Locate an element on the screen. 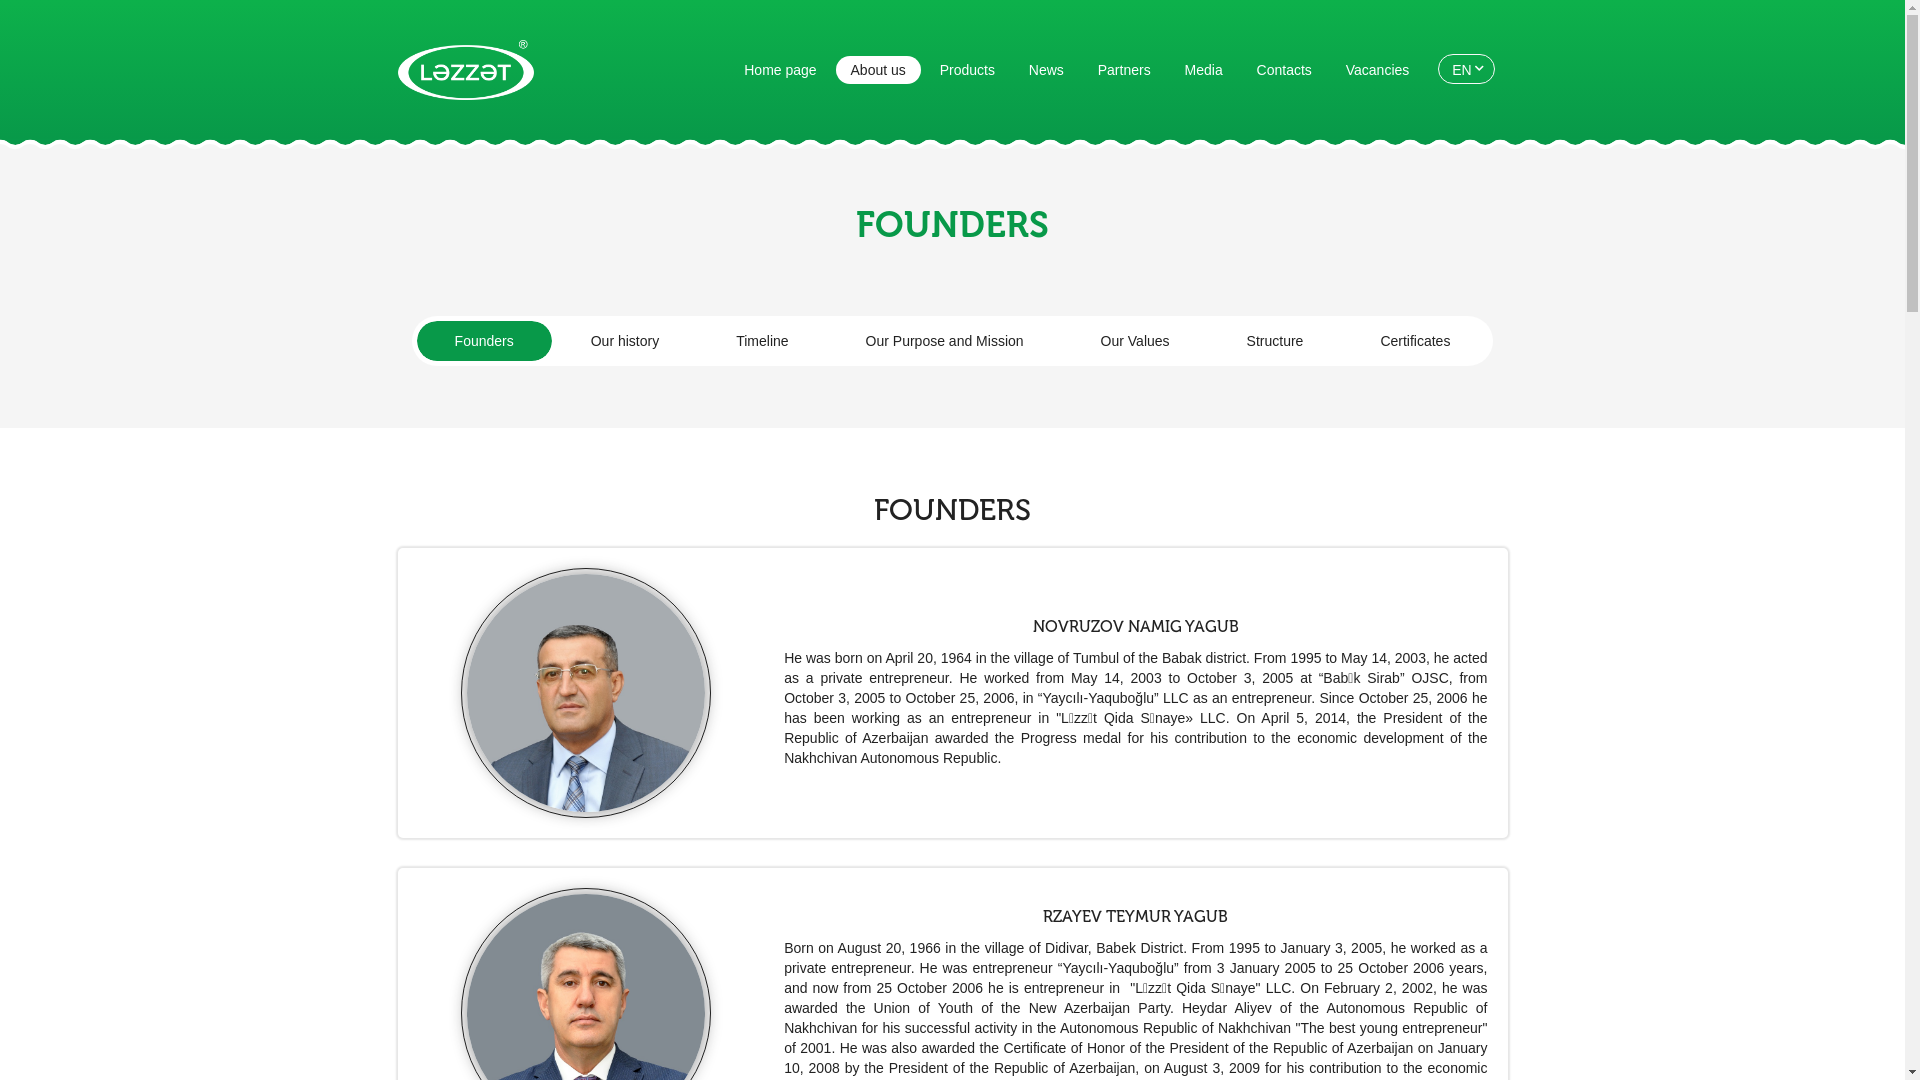  'Products' is located at coordinates (967, 68).